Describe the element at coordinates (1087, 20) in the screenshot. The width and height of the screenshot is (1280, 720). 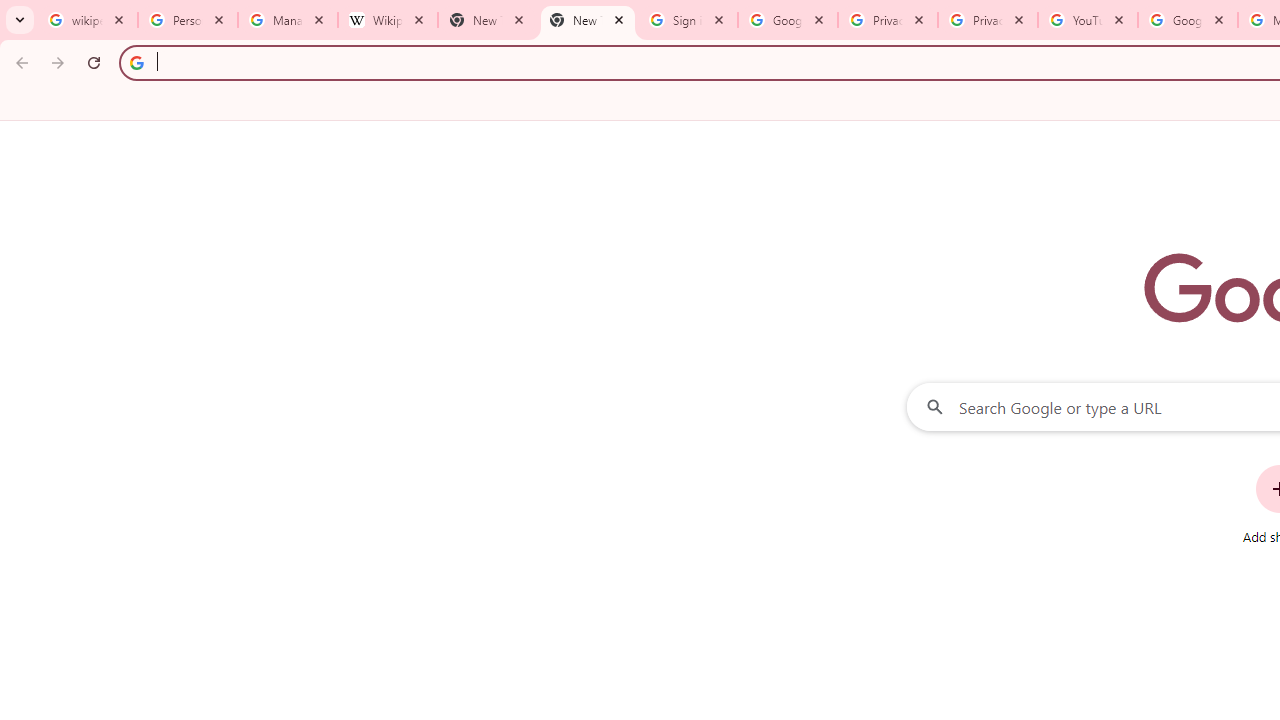
I see `'YouTube'` at that location.